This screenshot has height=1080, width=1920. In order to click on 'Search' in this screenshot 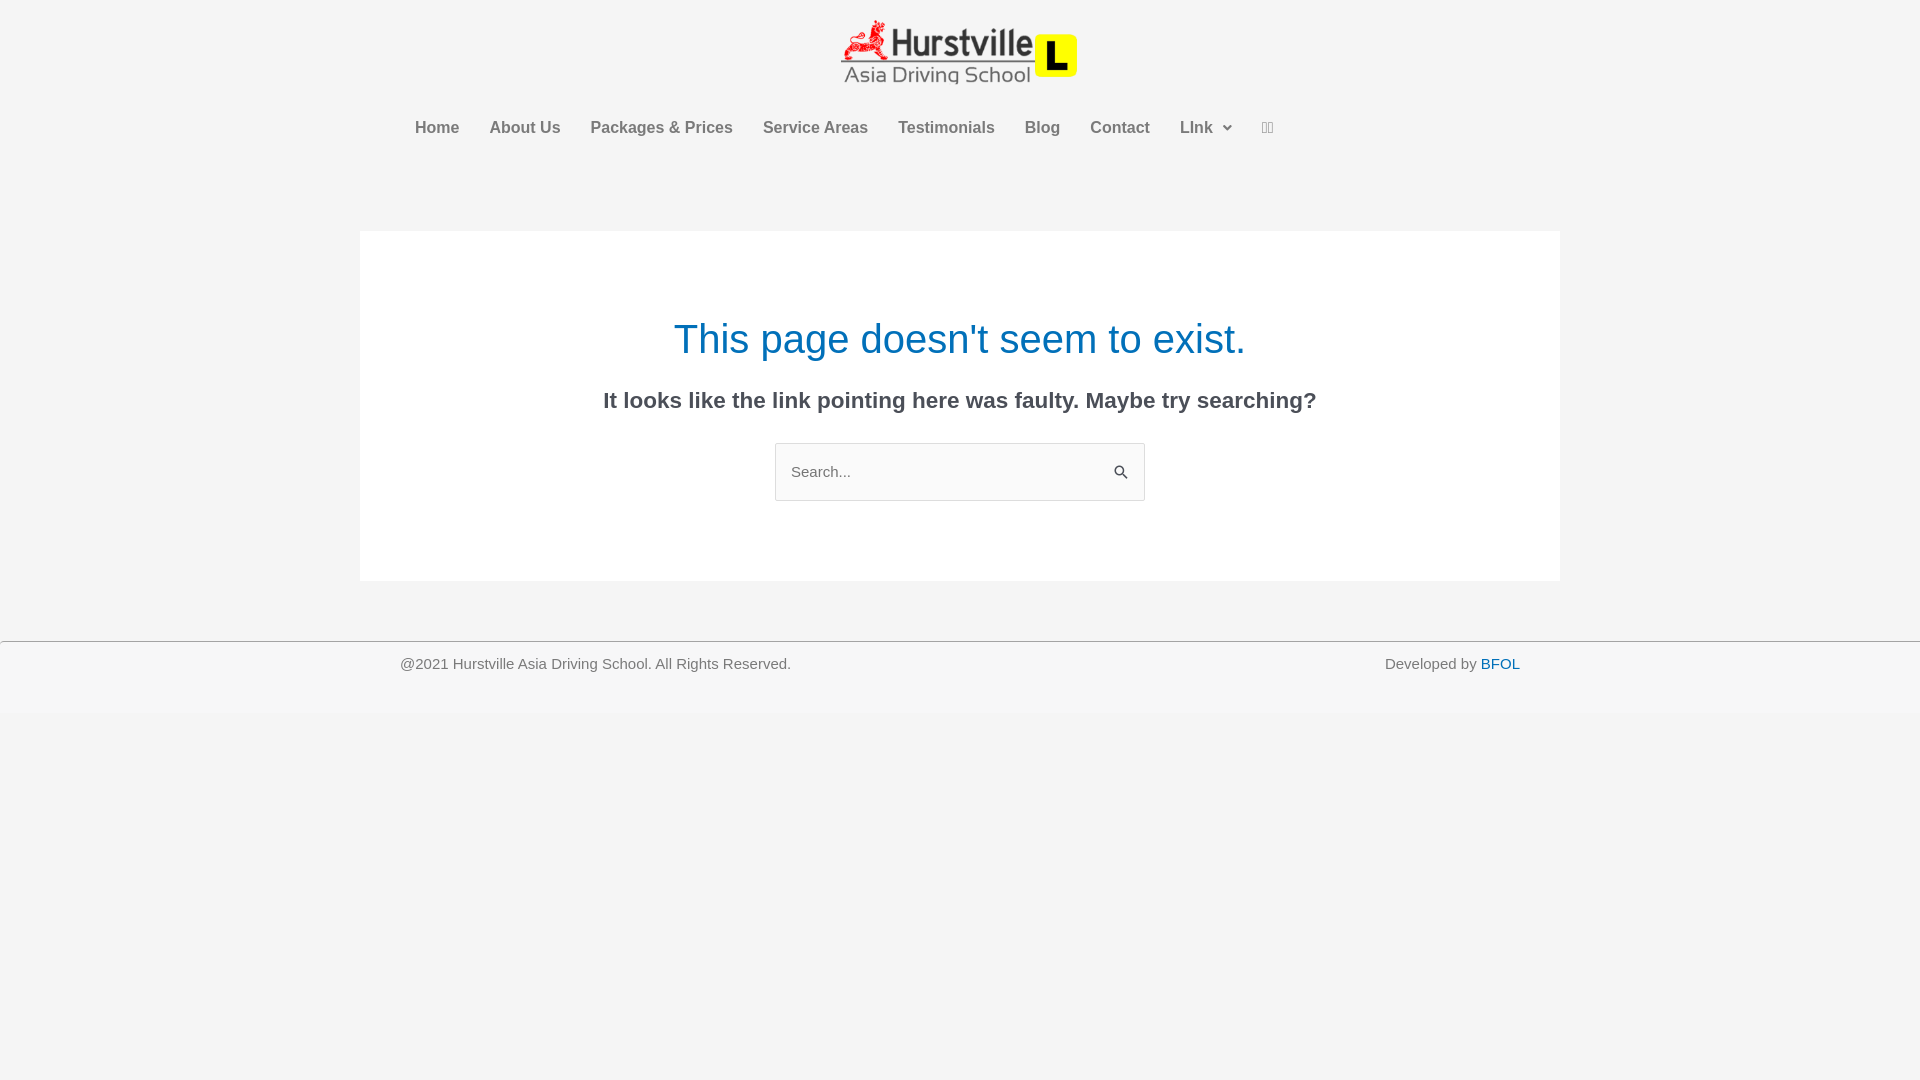, I will do `click(1098, 463)`.